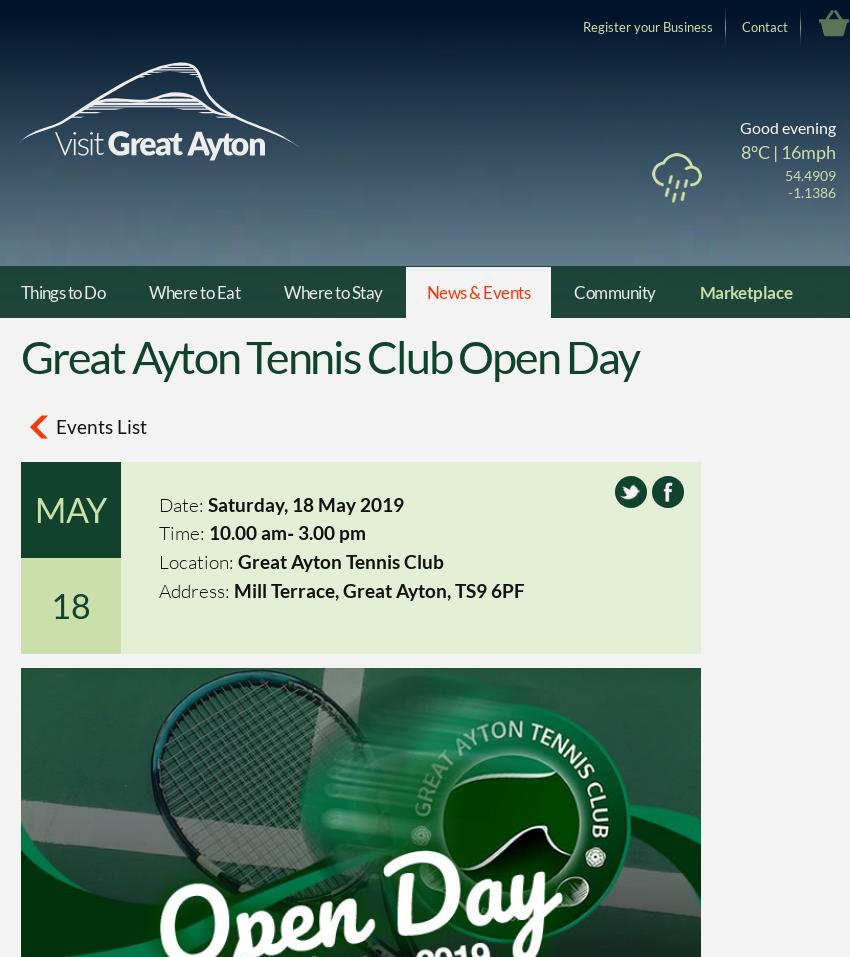  What do you see at coordinates (787, 152) in the screenshot?
I see `'8°C | 16mph'` at bounding box center [787, 152].